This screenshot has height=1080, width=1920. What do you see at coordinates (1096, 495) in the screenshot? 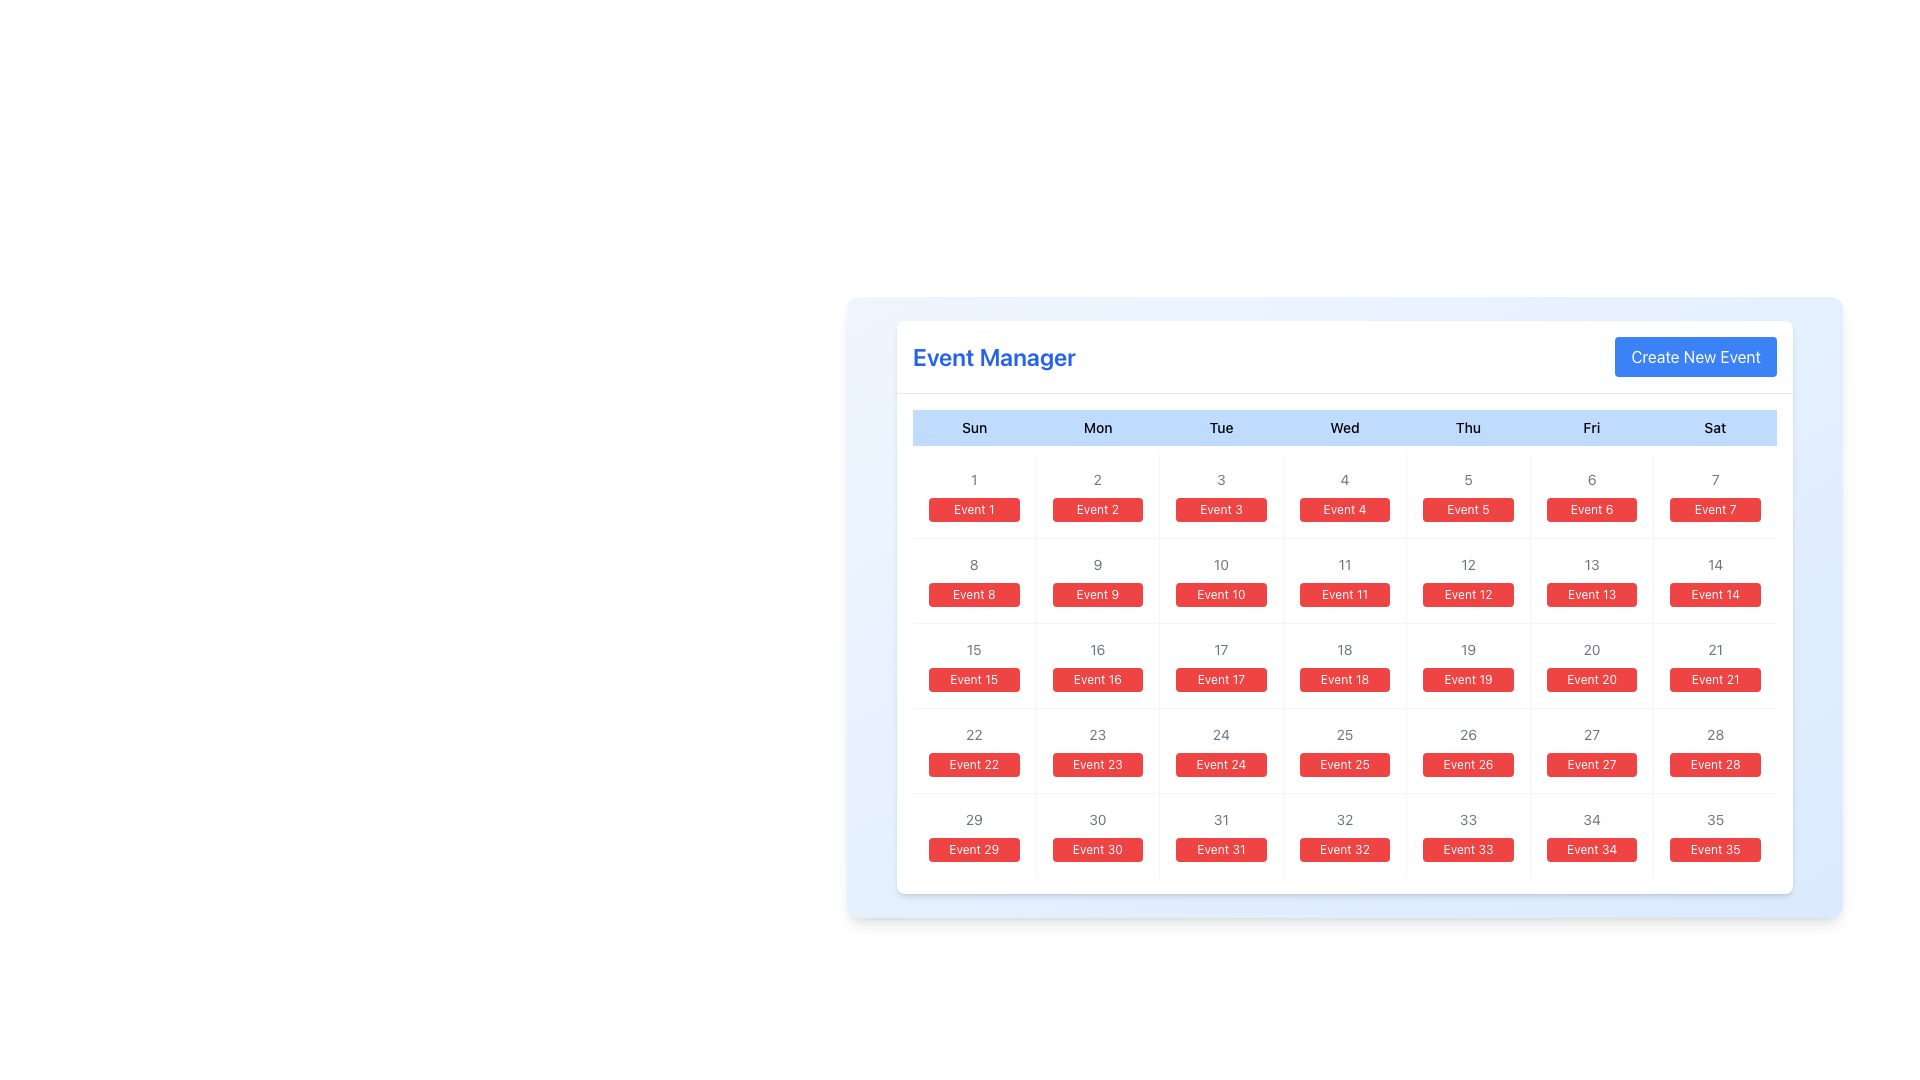
I see `the calendar event titled 'Event 2', which is the second item` at bounding box center [1096, 495].